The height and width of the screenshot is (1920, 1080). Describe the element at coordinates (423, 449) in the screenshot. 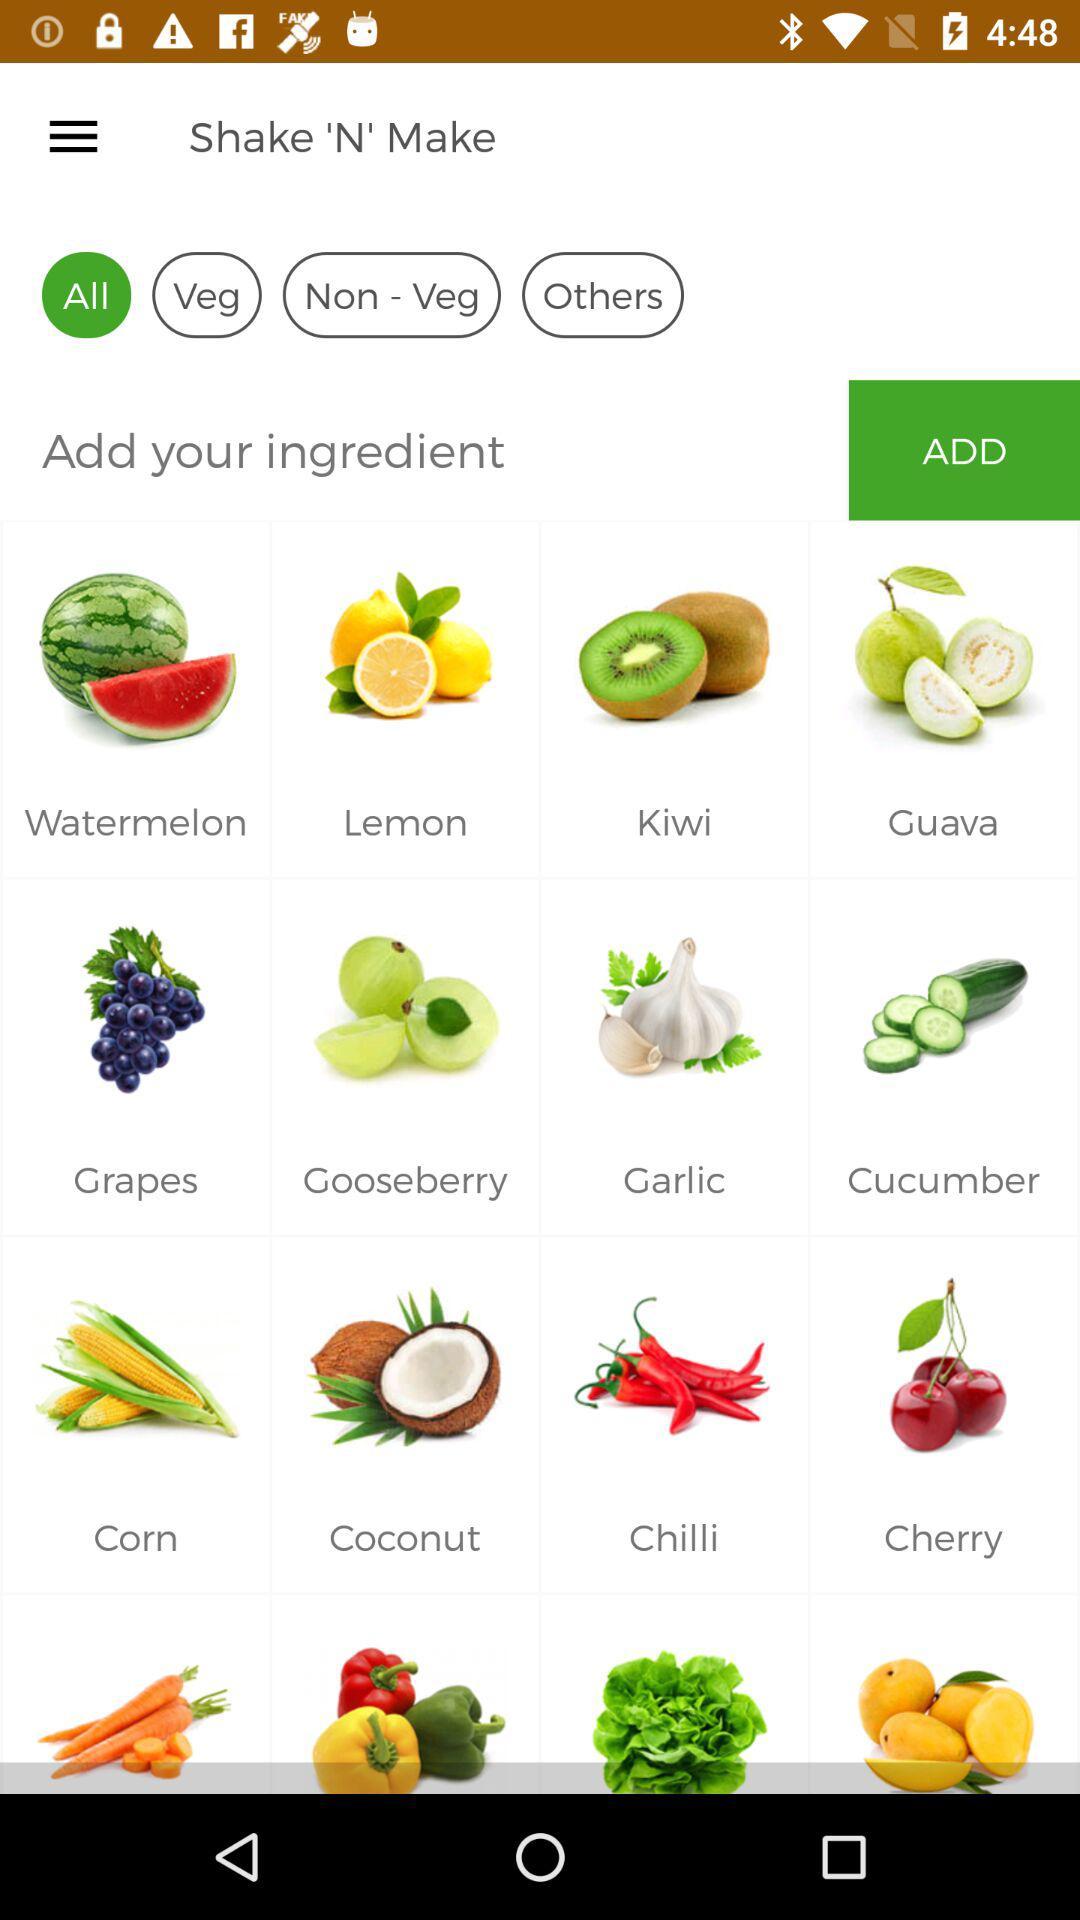

I see `ingredient` at that location.